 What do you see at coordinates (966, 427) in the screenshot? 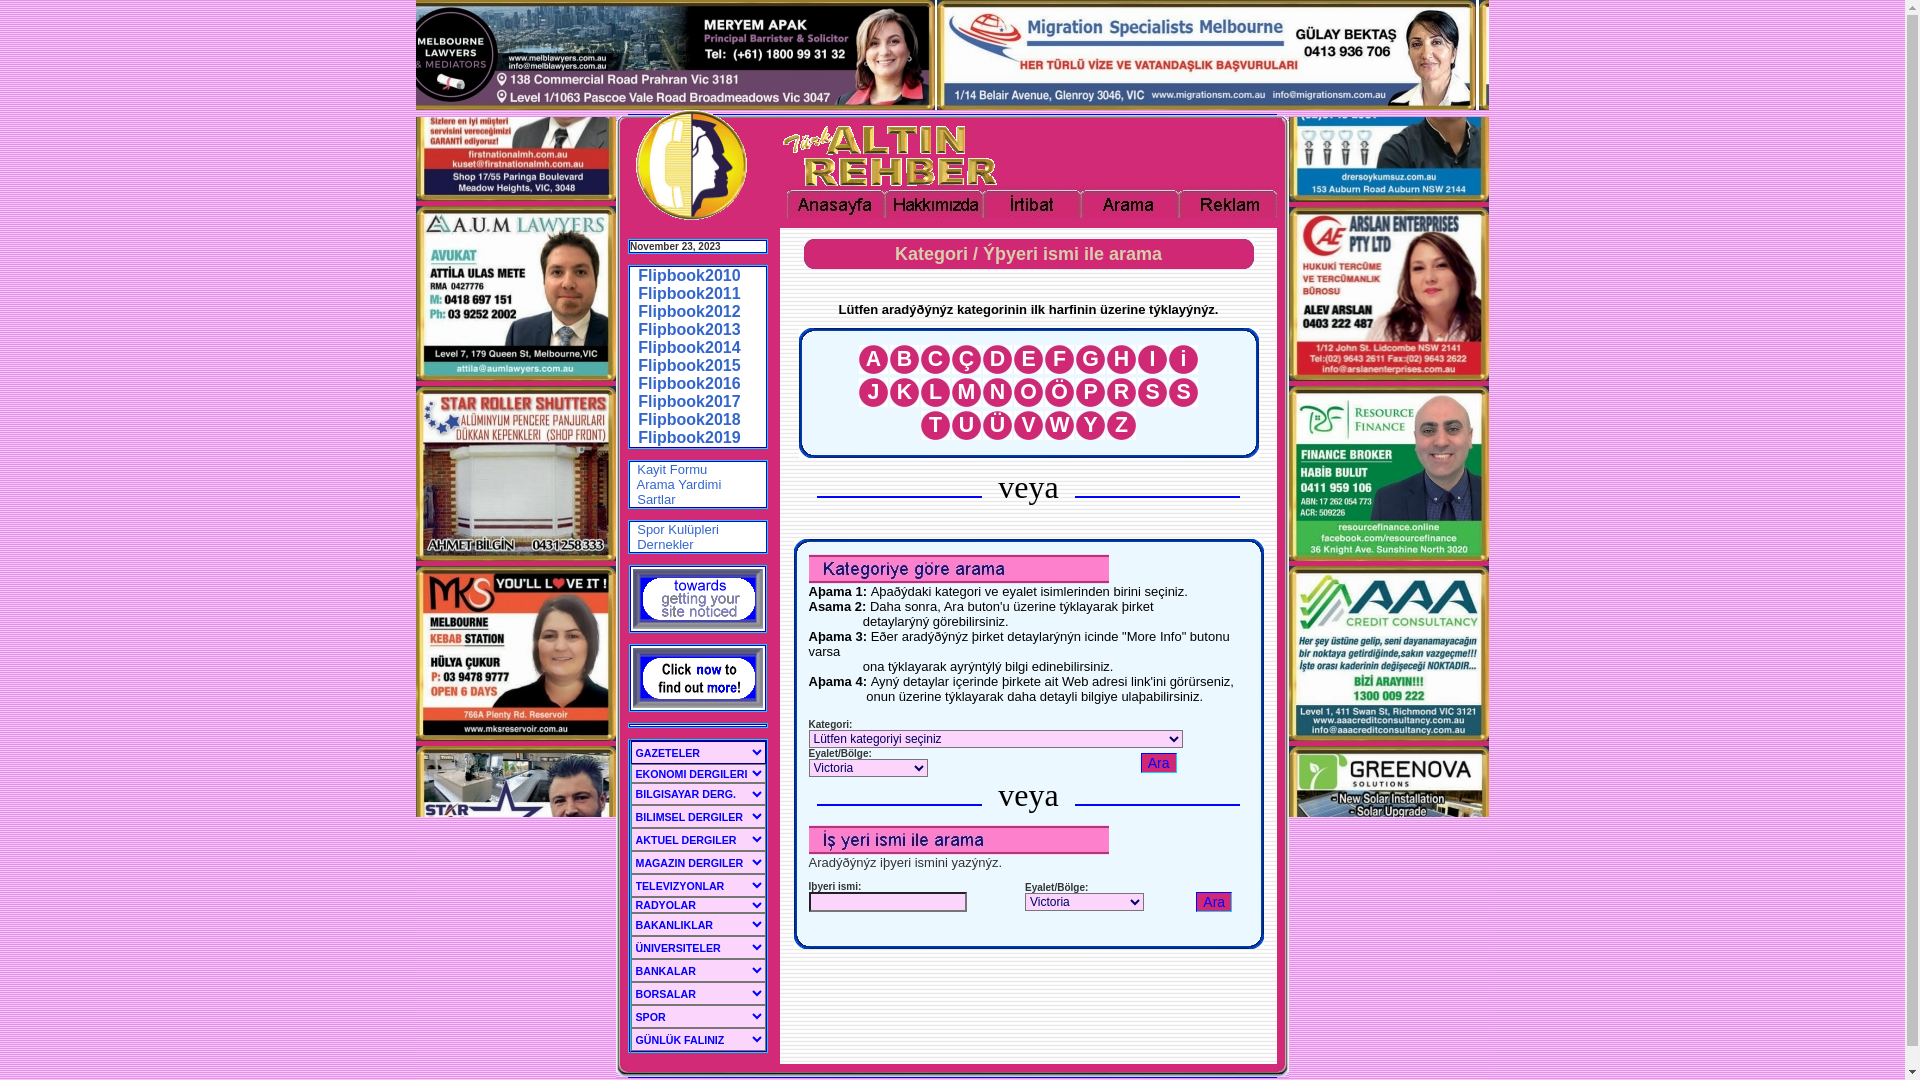
I see `'U'` at bounding box center [966, 427].